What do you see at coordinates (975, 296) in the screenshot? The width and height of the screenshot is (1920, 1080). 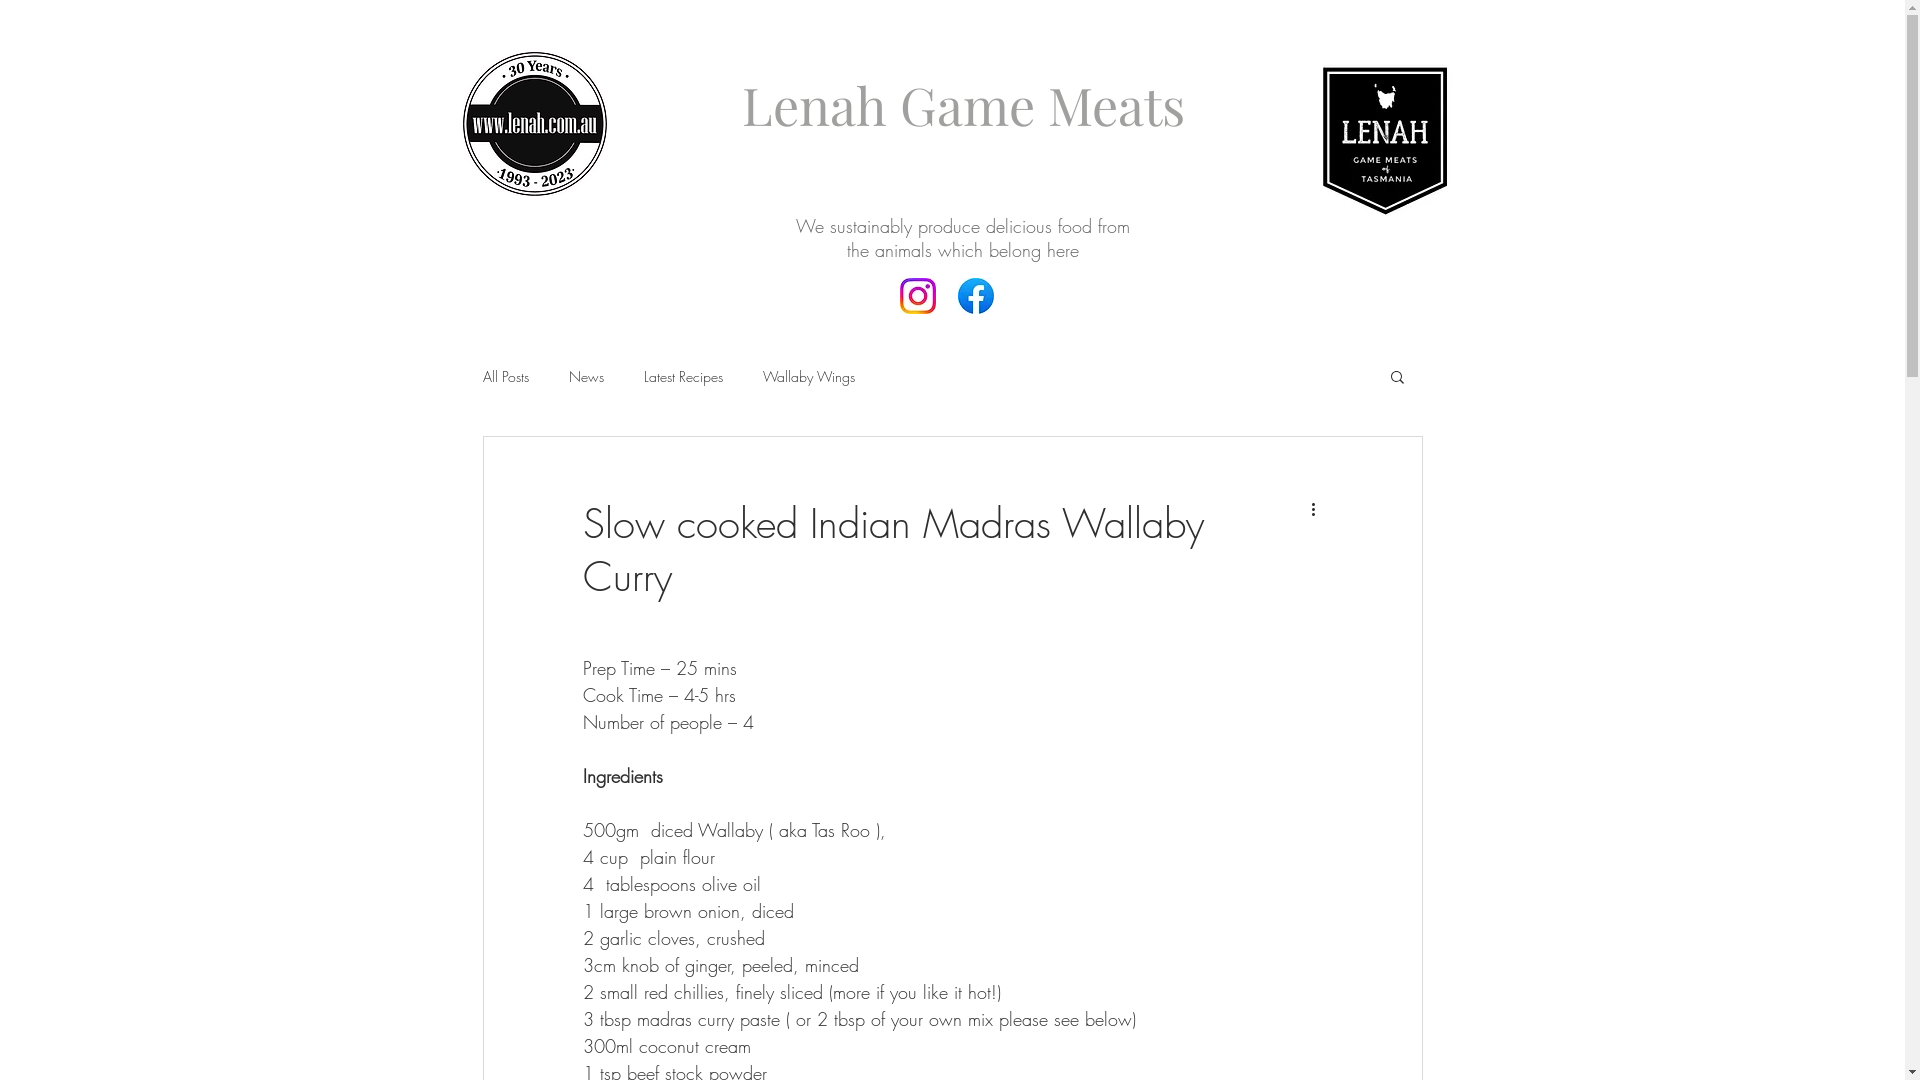 I see `'Facebook'` at bounding box center [975, 296].